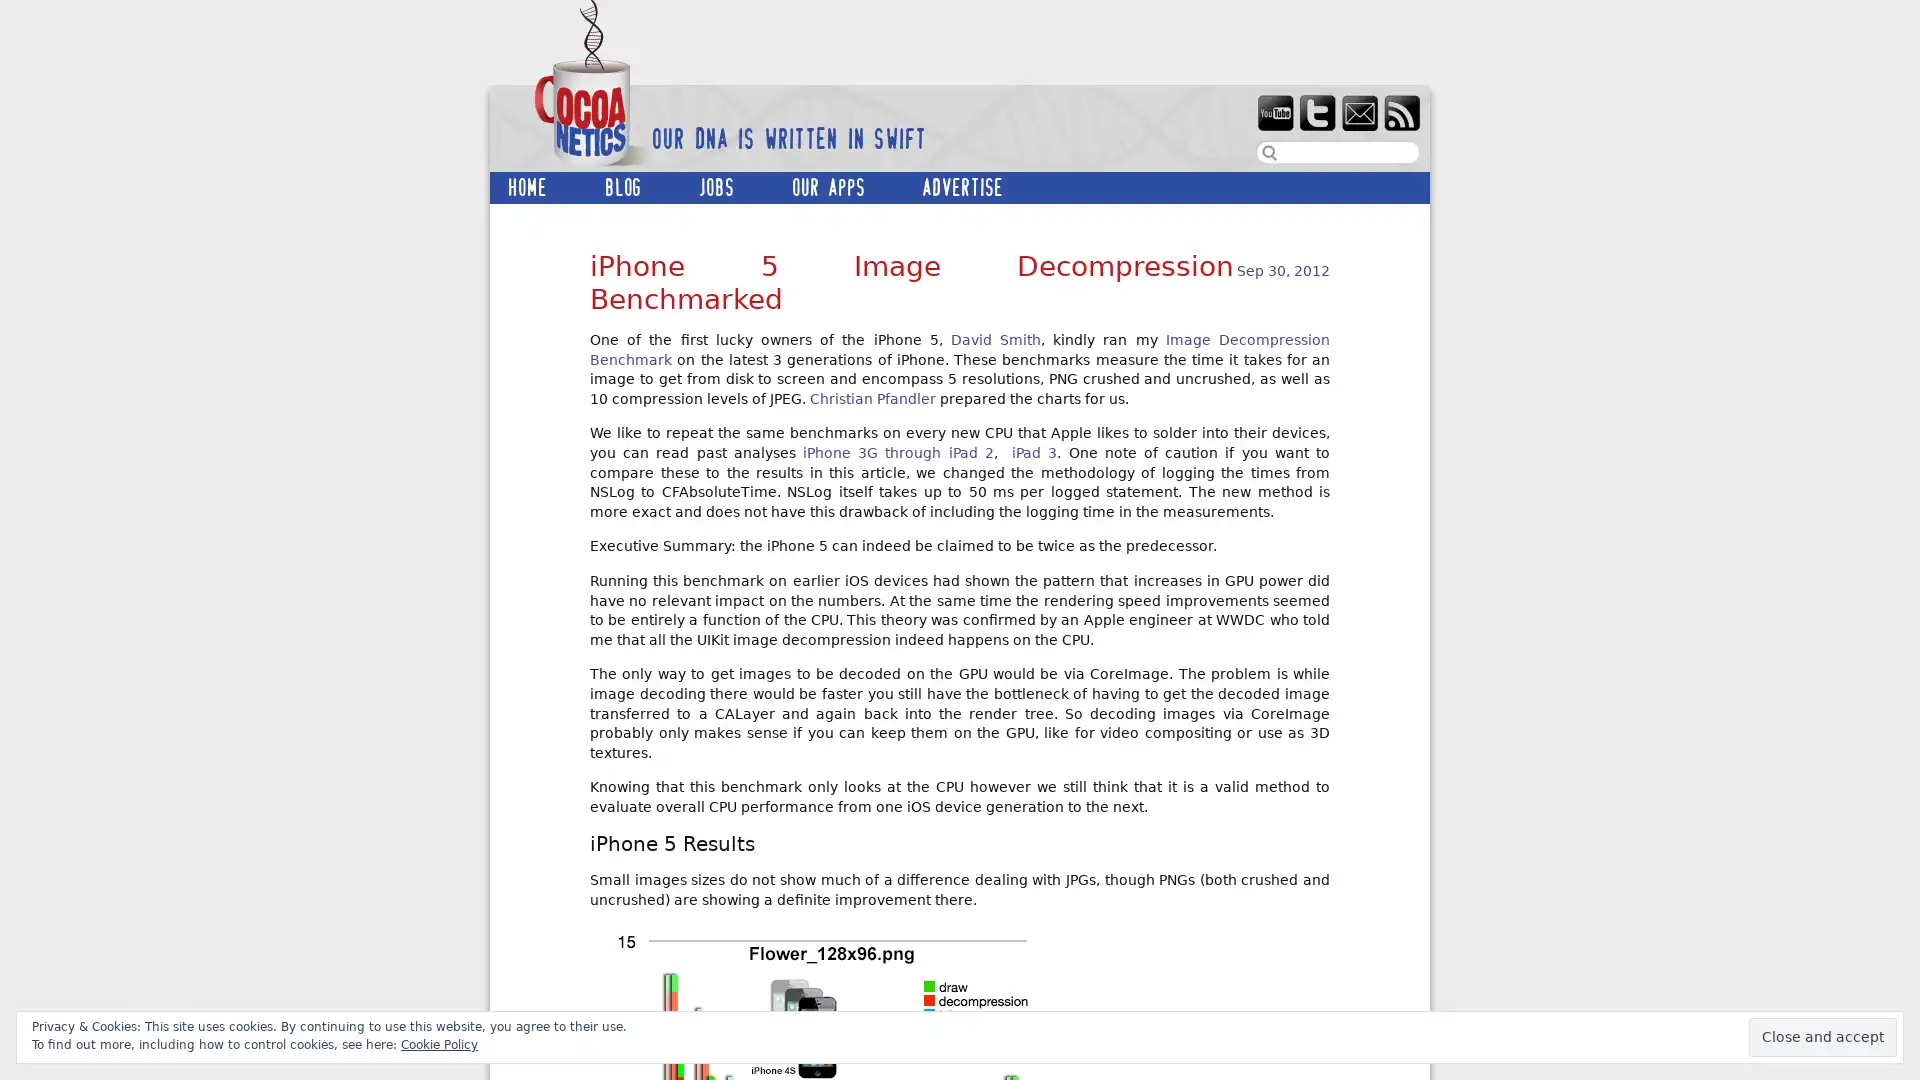 This screenshot has height=1080, width=1920. What do you see at coordinates (1823, 1036) in the screenshot?
I see `Close and accept` at bounding box center [1823, 1036].